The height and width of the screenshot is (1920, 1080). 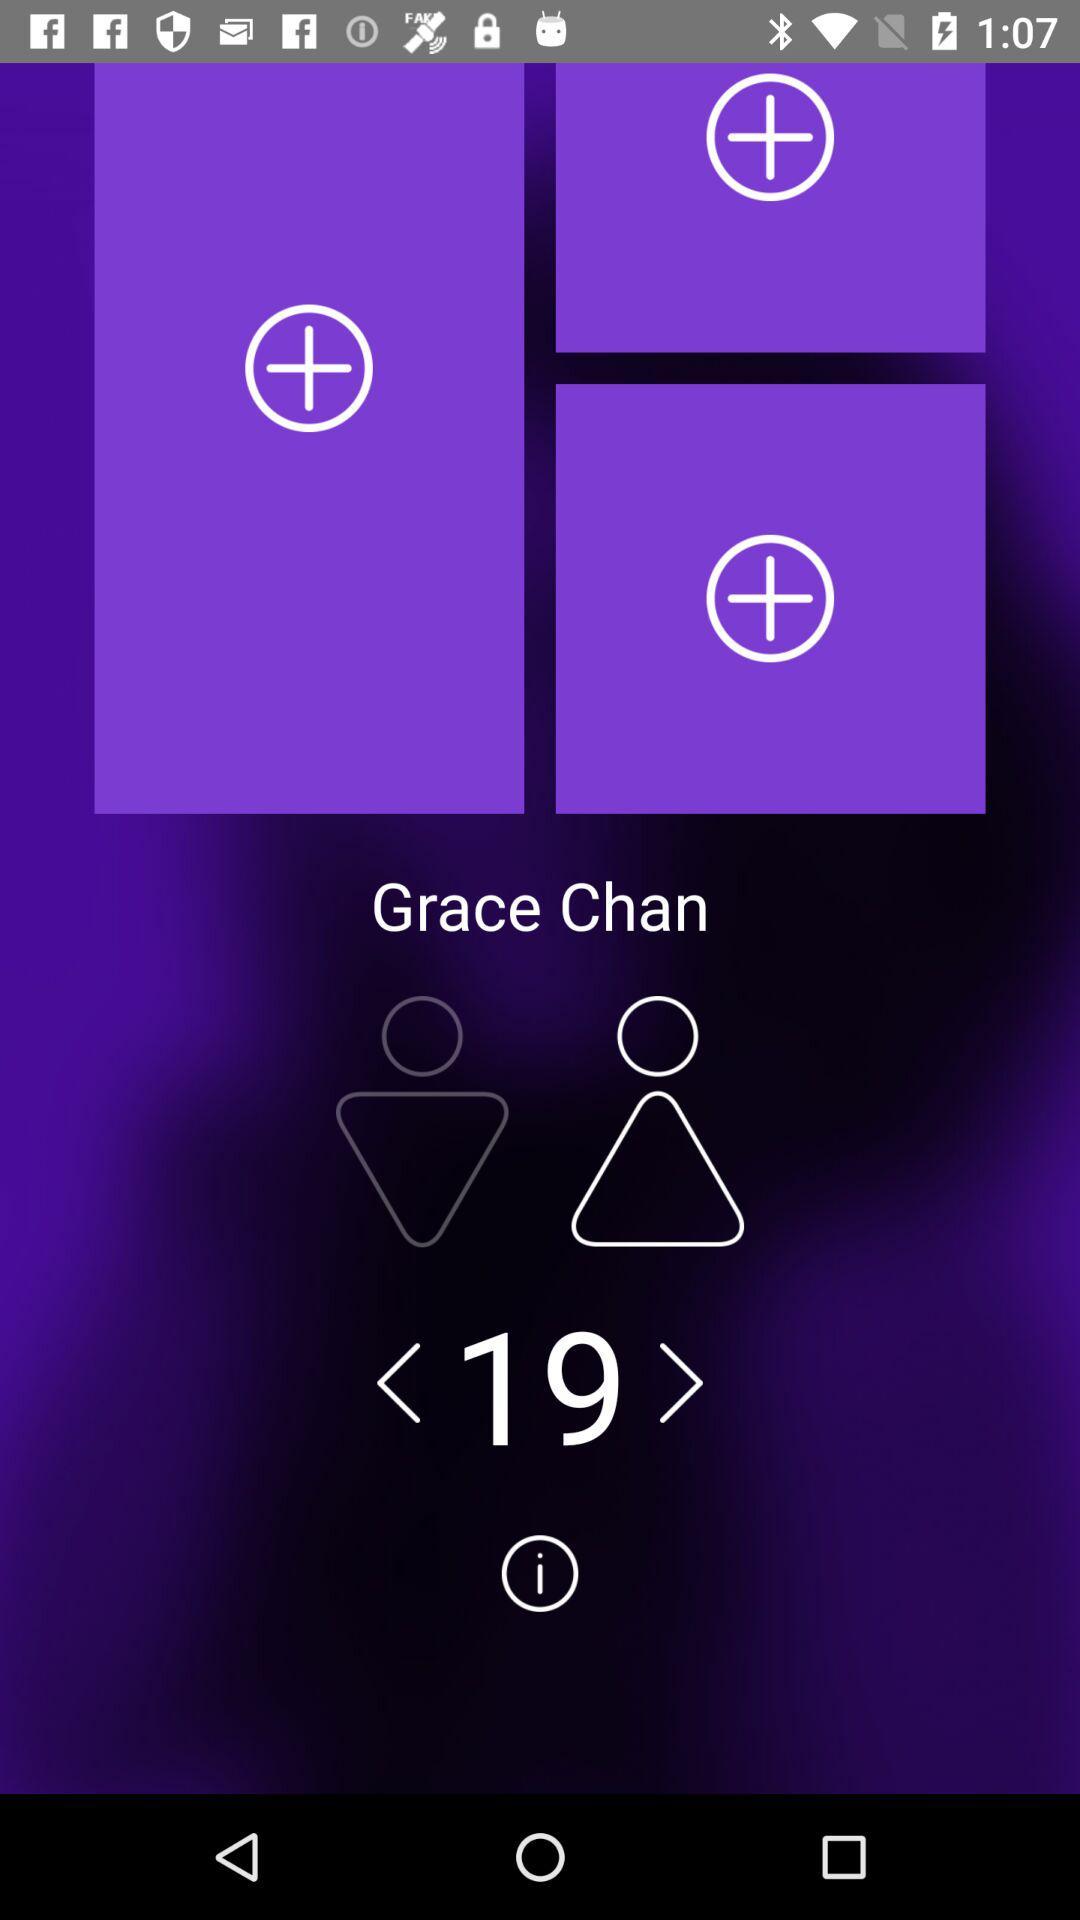 What do you see at coordinates (657, 1121) in the screenshot?
I see `go up` at bounding box center [657, 1121].